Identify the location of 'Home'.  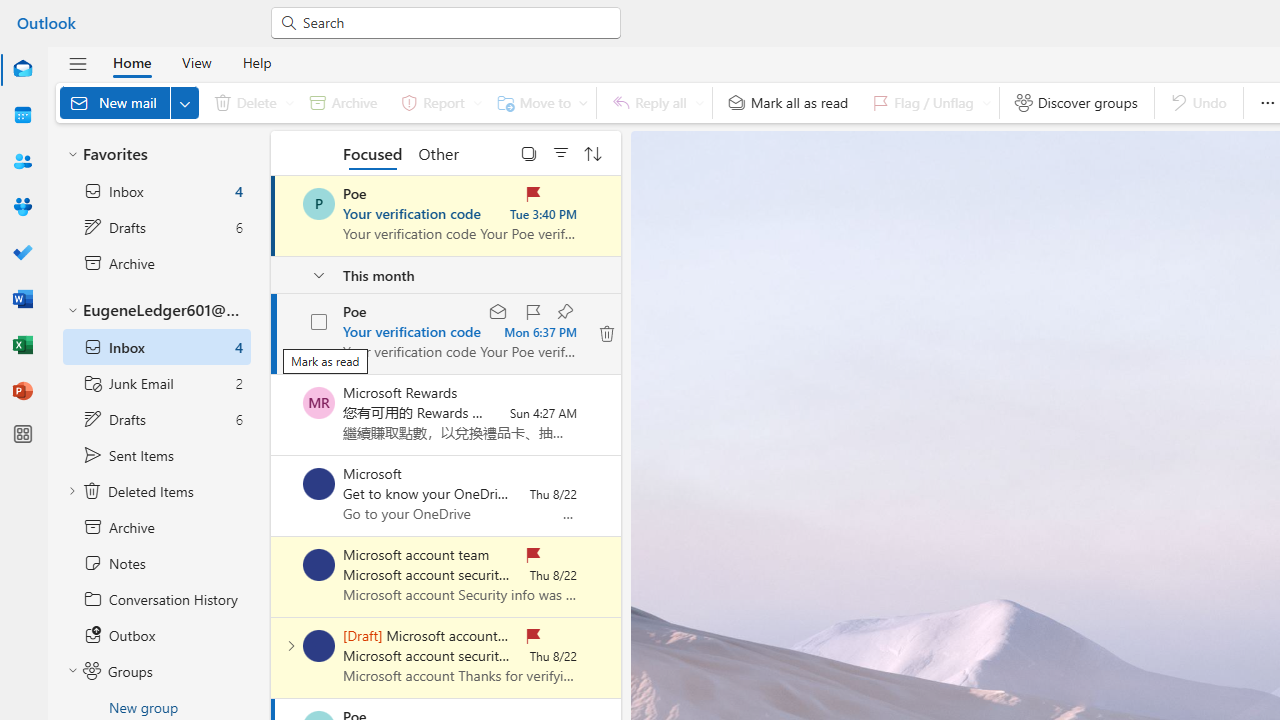
(131, 61).